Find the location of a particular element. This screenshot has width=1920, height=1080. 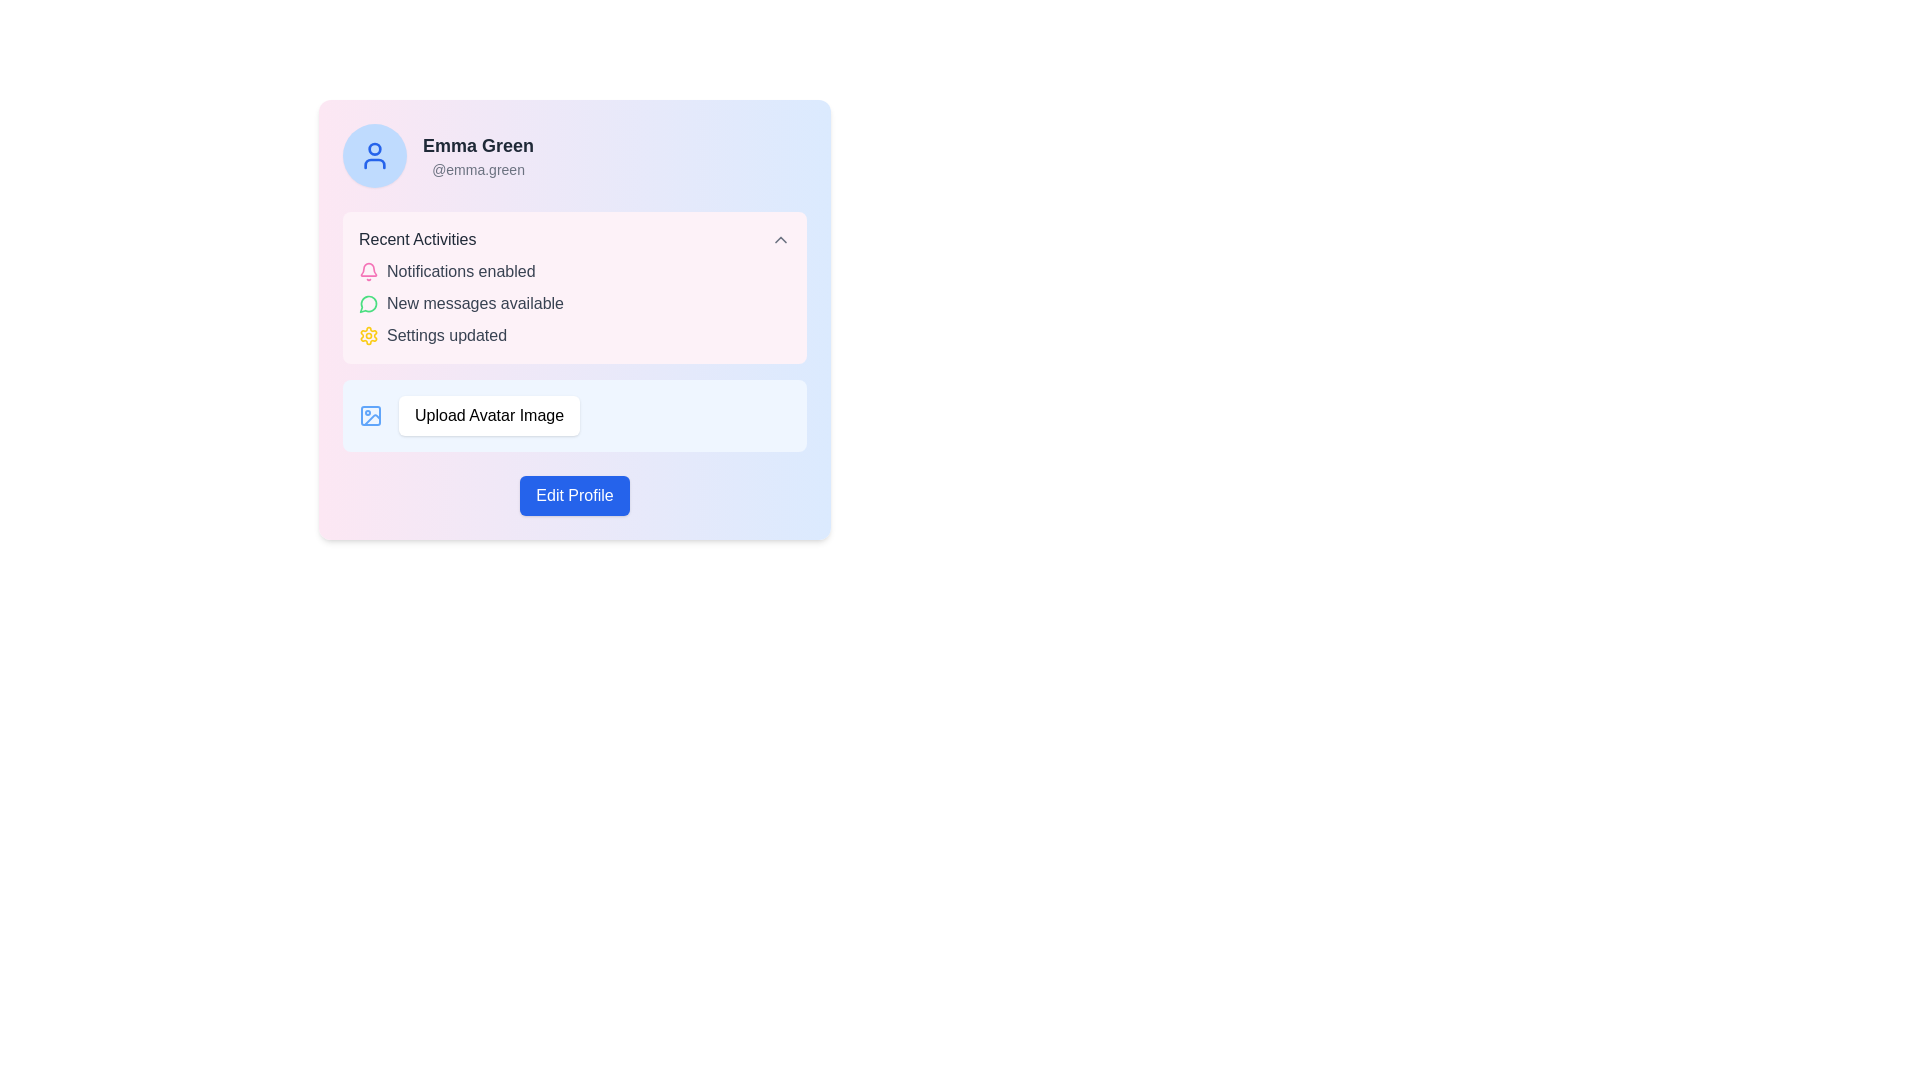

the notification bell icon outlined in light pink-red, located in the 'Recent Activities' section as the first icon from the top-left is located at coordinates (369, 272).